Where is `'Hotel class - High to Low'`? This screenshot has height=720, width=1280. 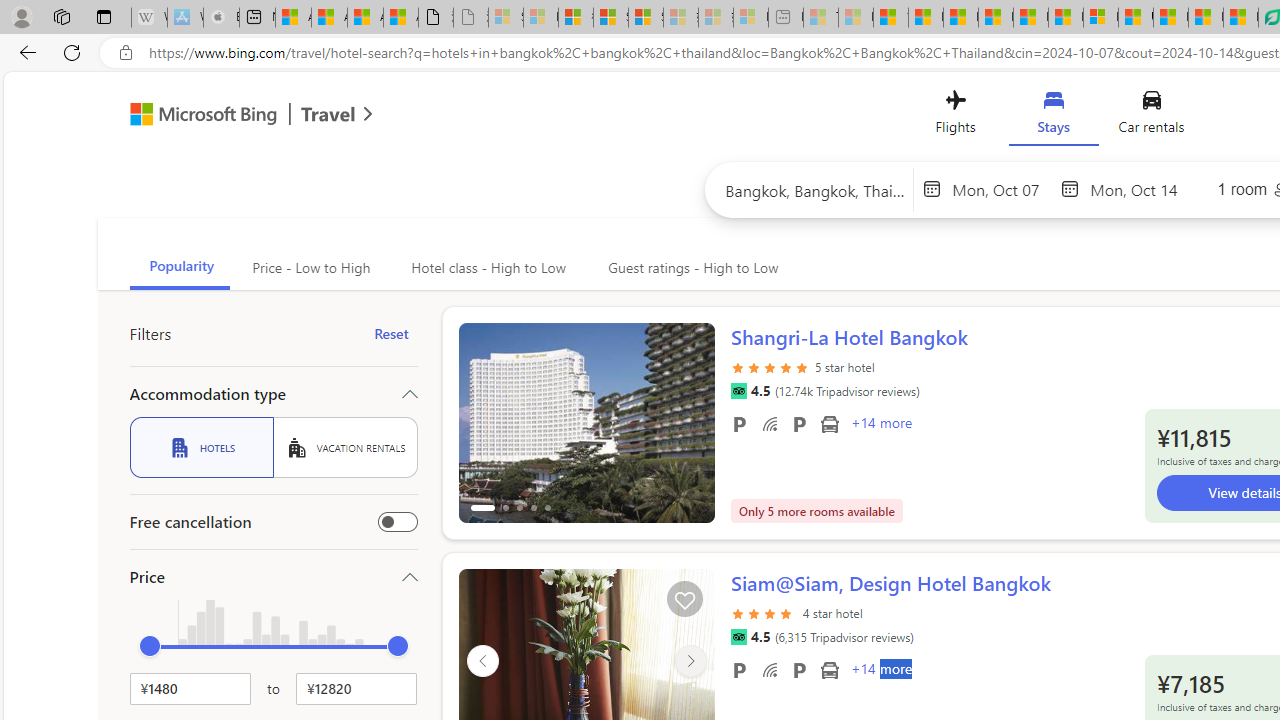 'Hotel class - High to Low' is located at coordinates (486, 267).